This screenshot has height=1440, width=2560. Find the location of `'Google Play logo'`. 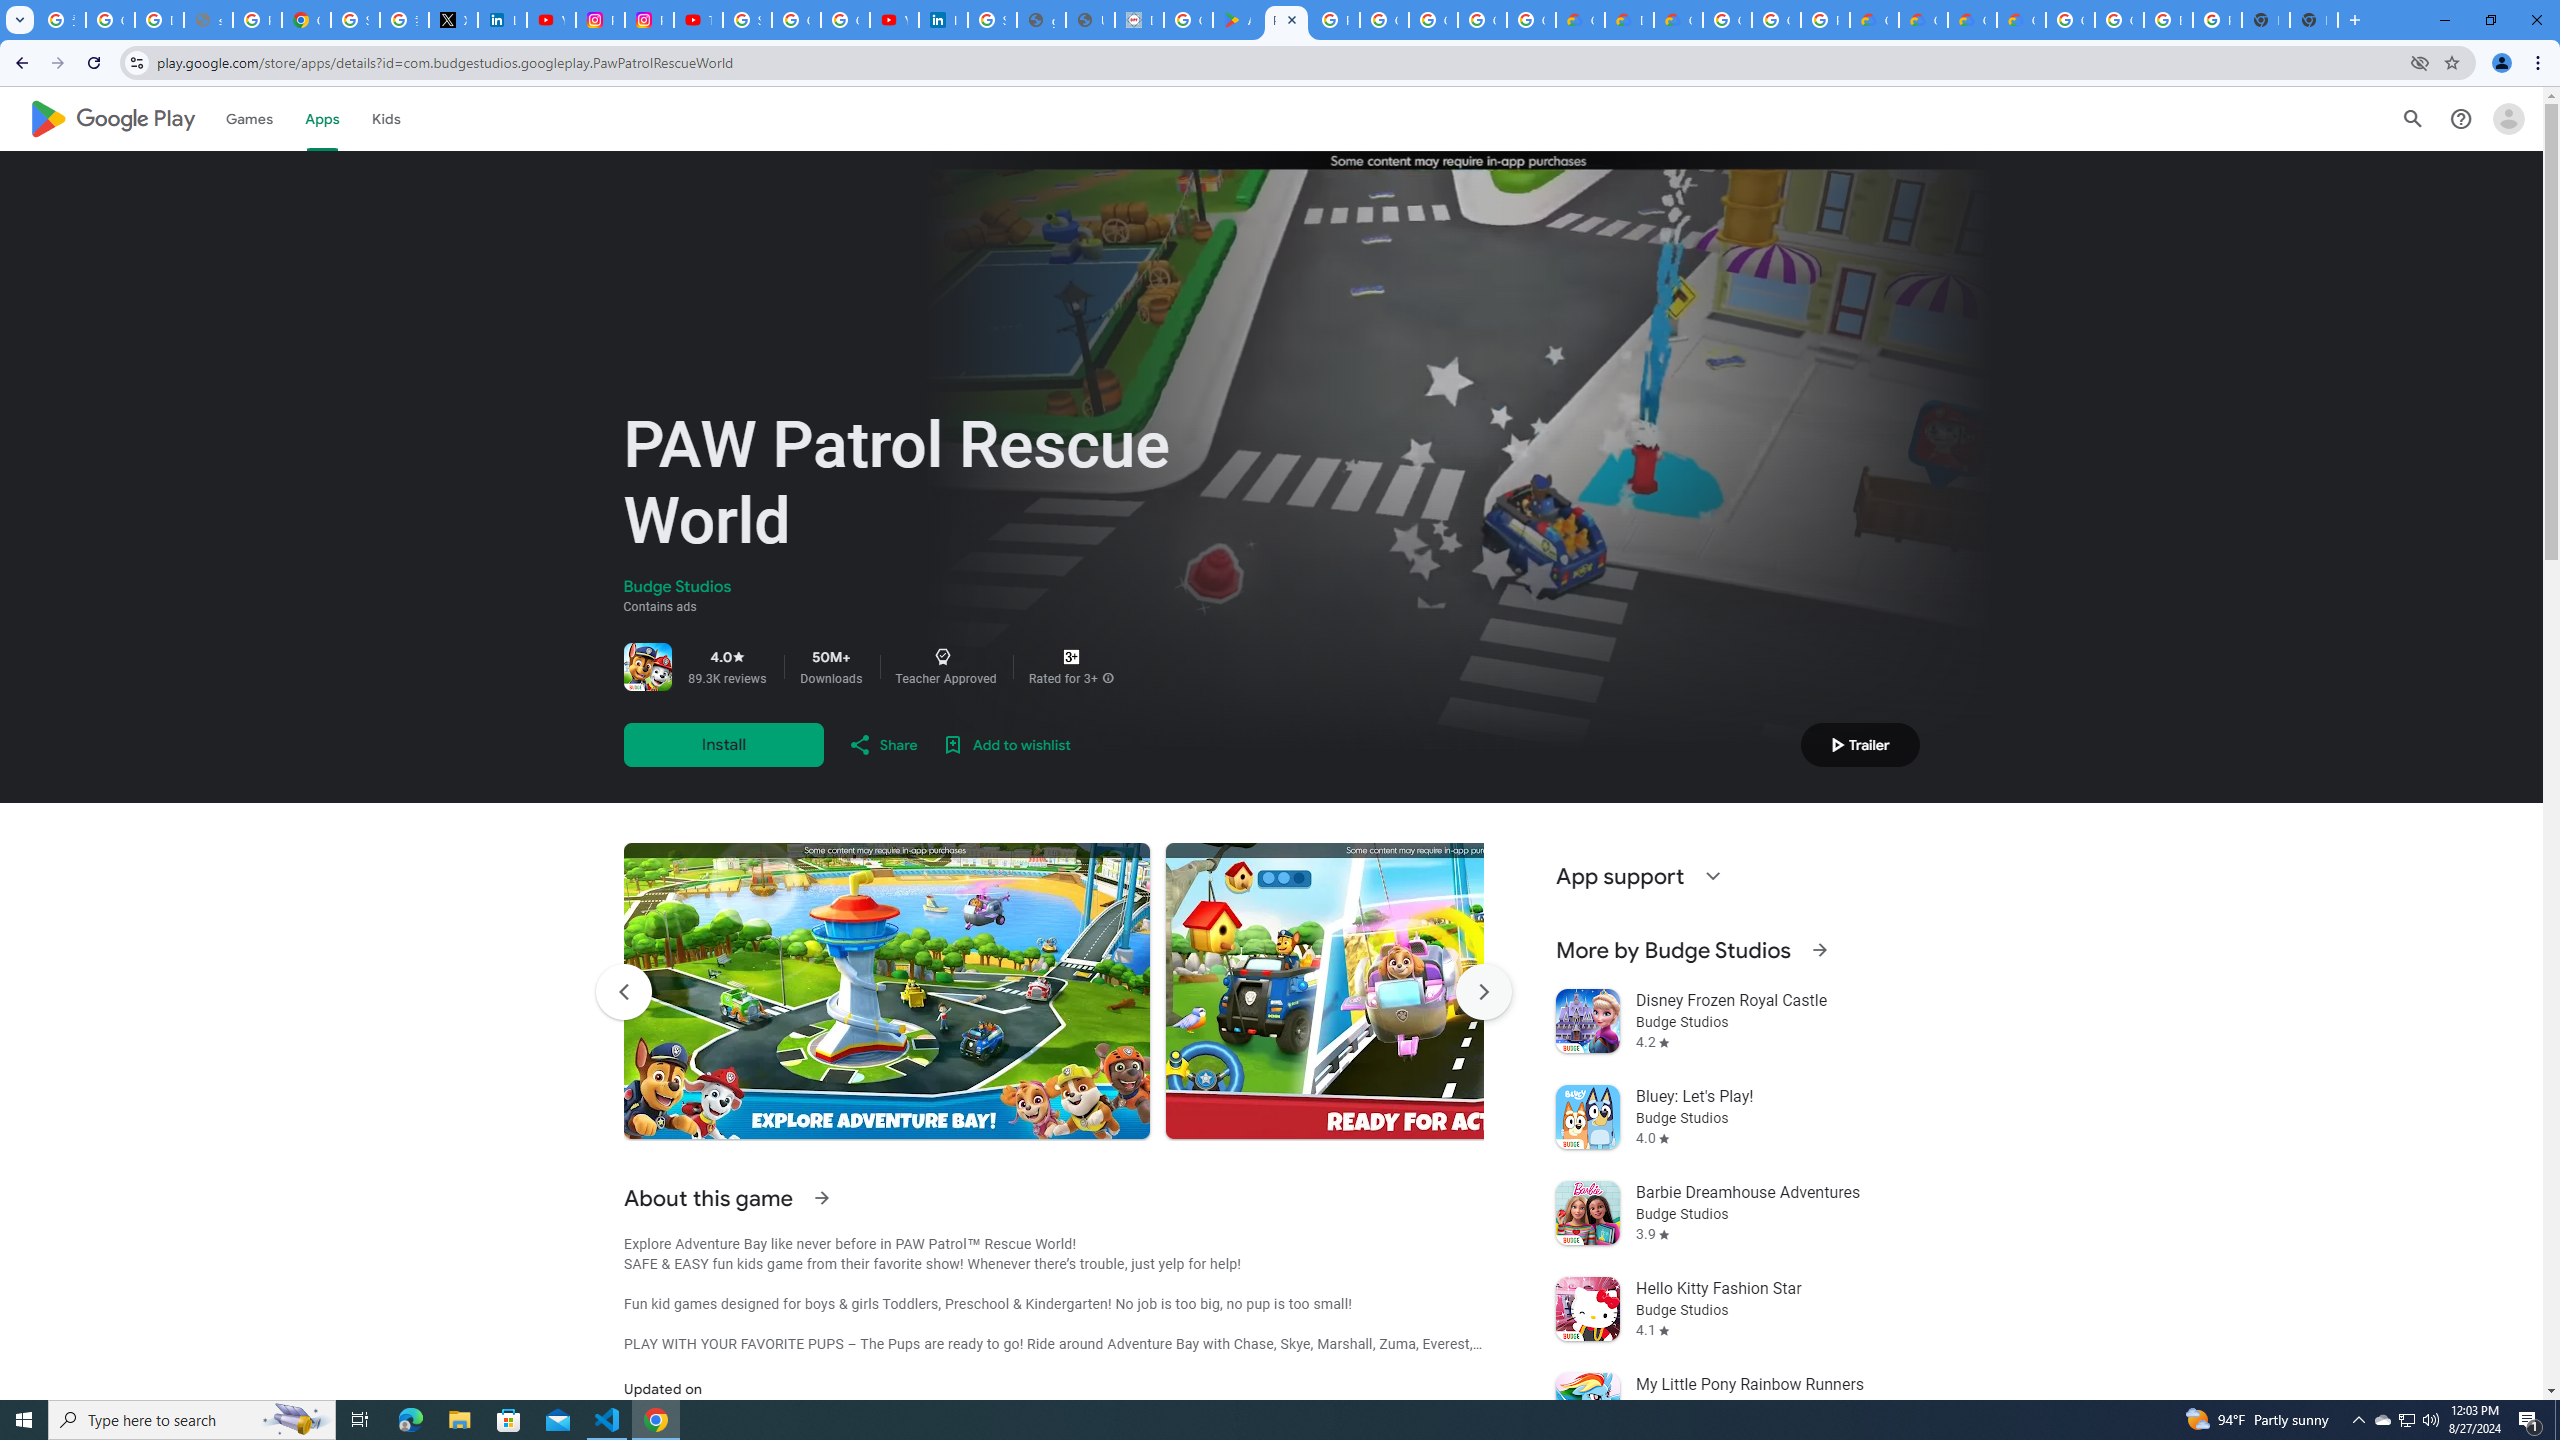

'Google Play logo' is located at coordinates (111, 118).